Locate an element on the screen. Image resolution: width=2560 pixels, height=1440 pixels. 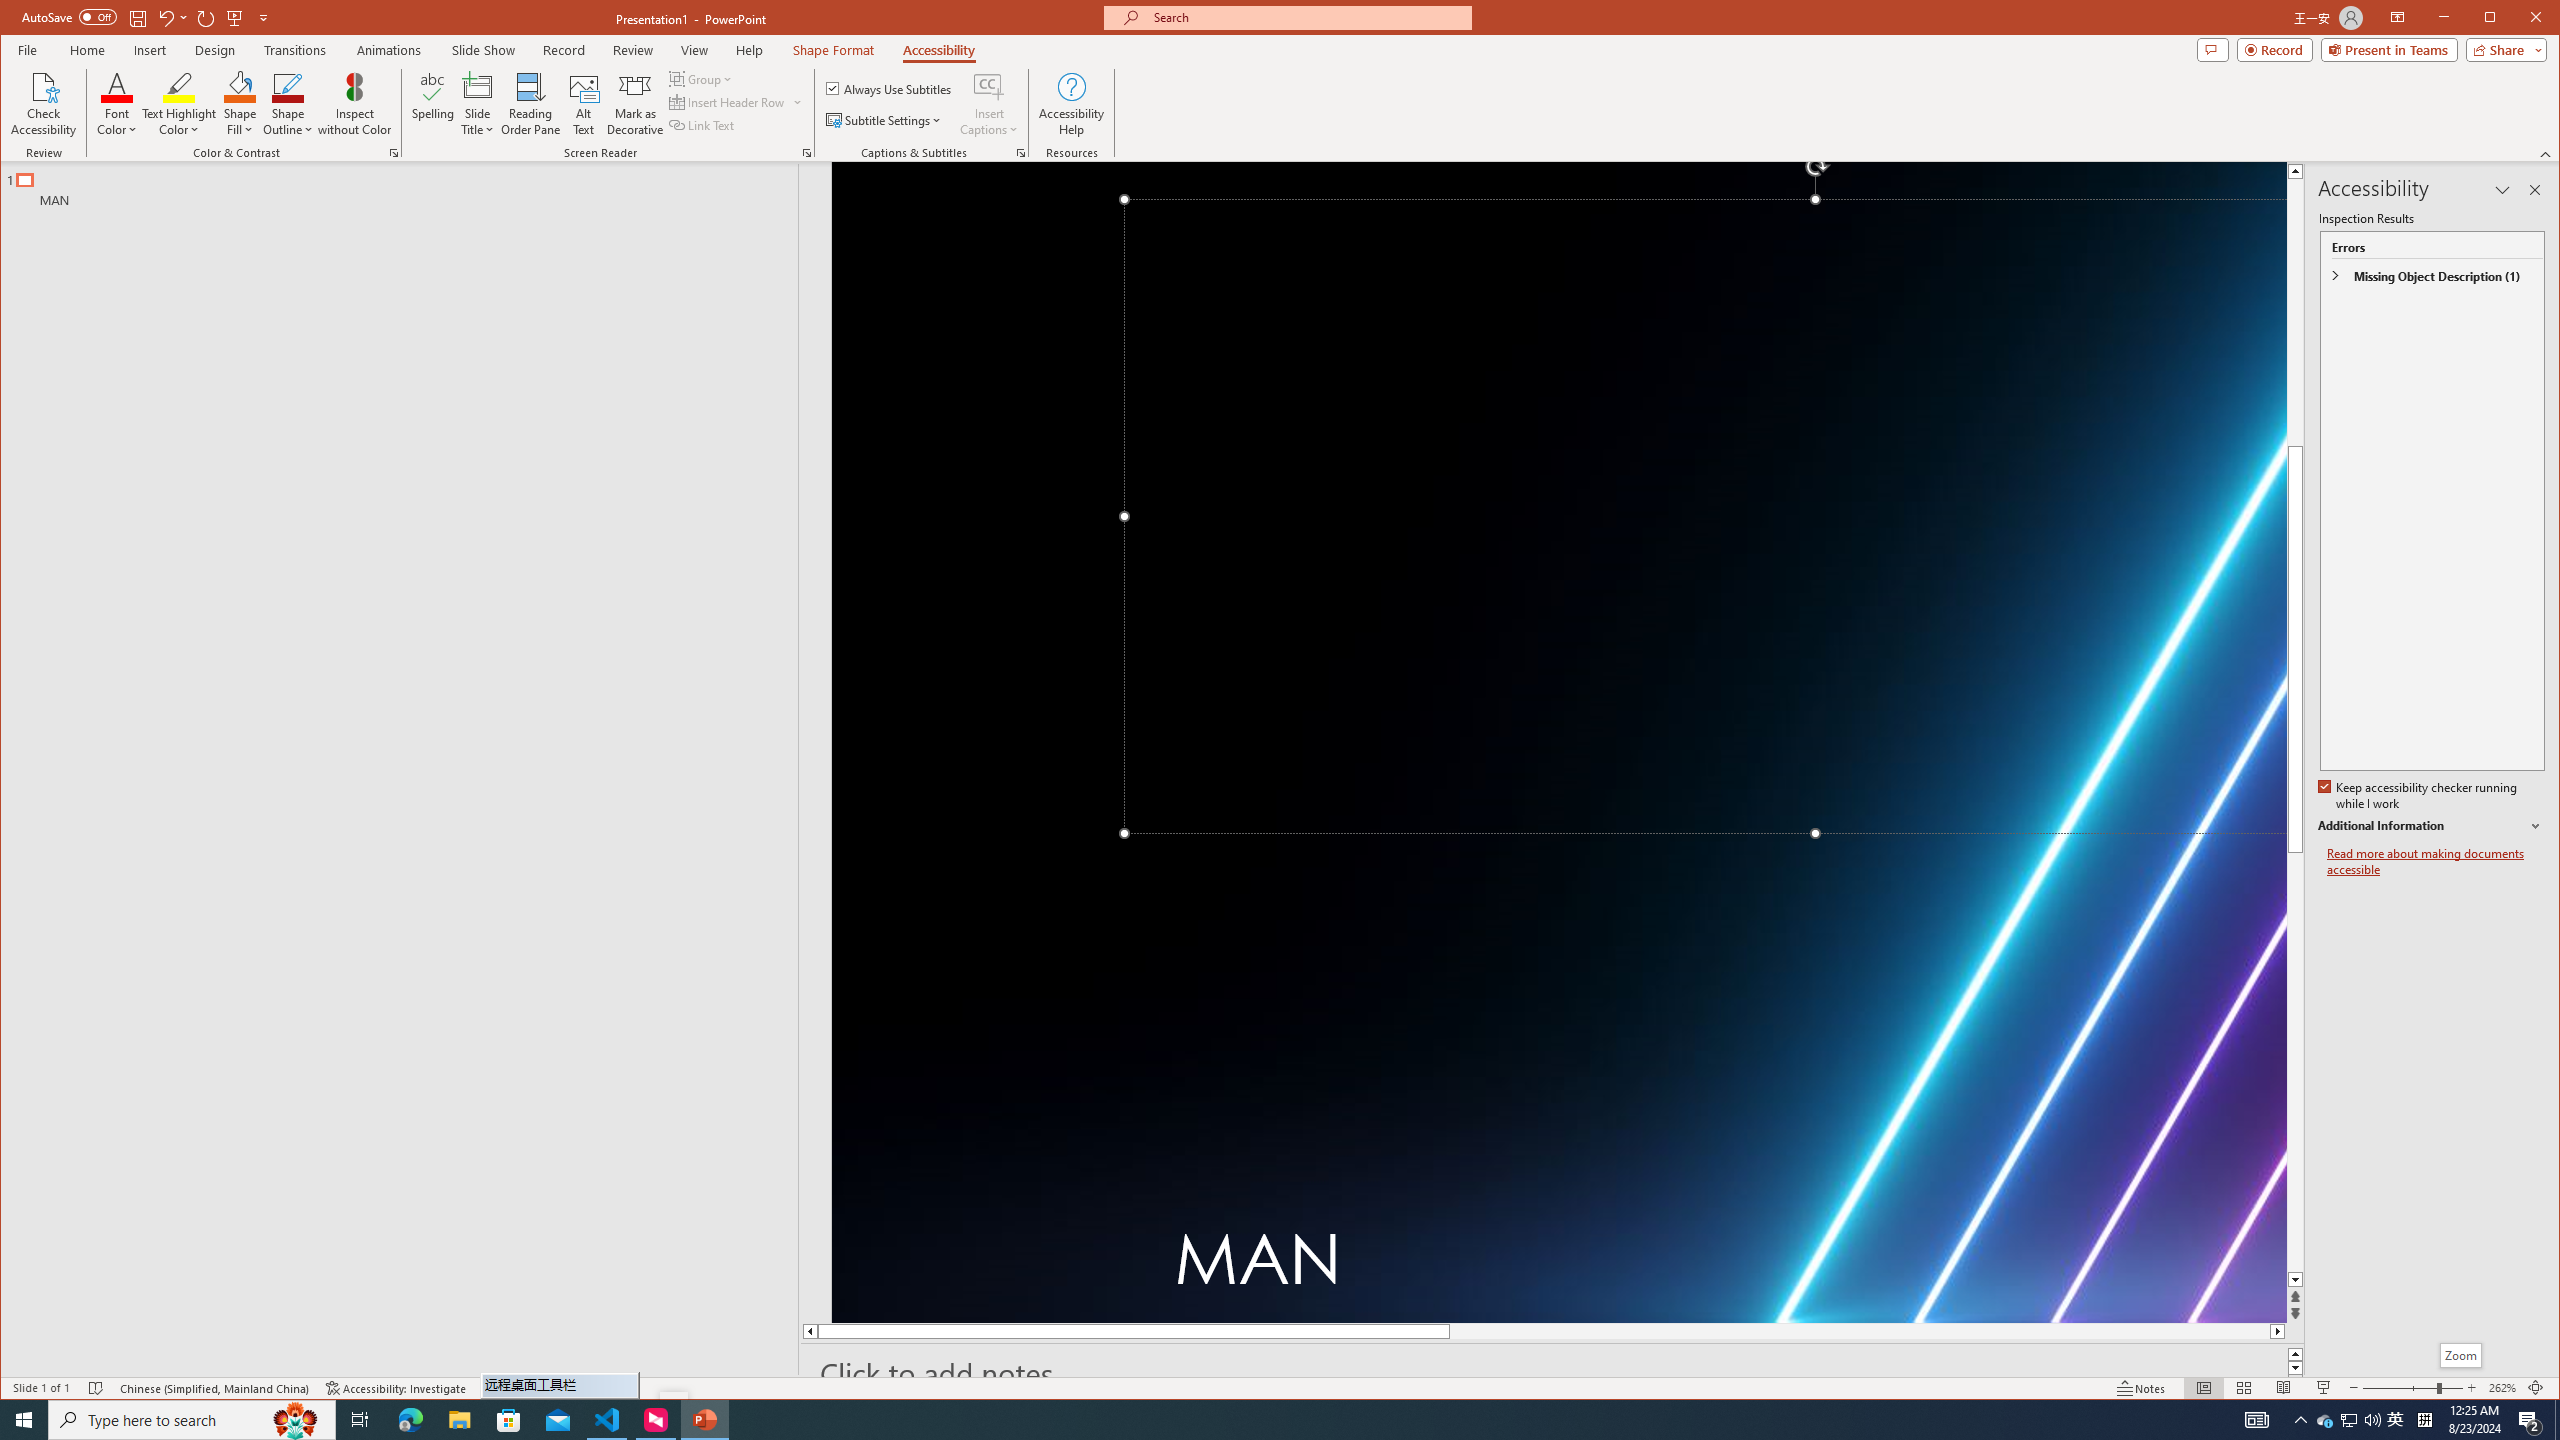
'Neon laser lights aligned to form a triangle' is located at coordinates (1558, 742).